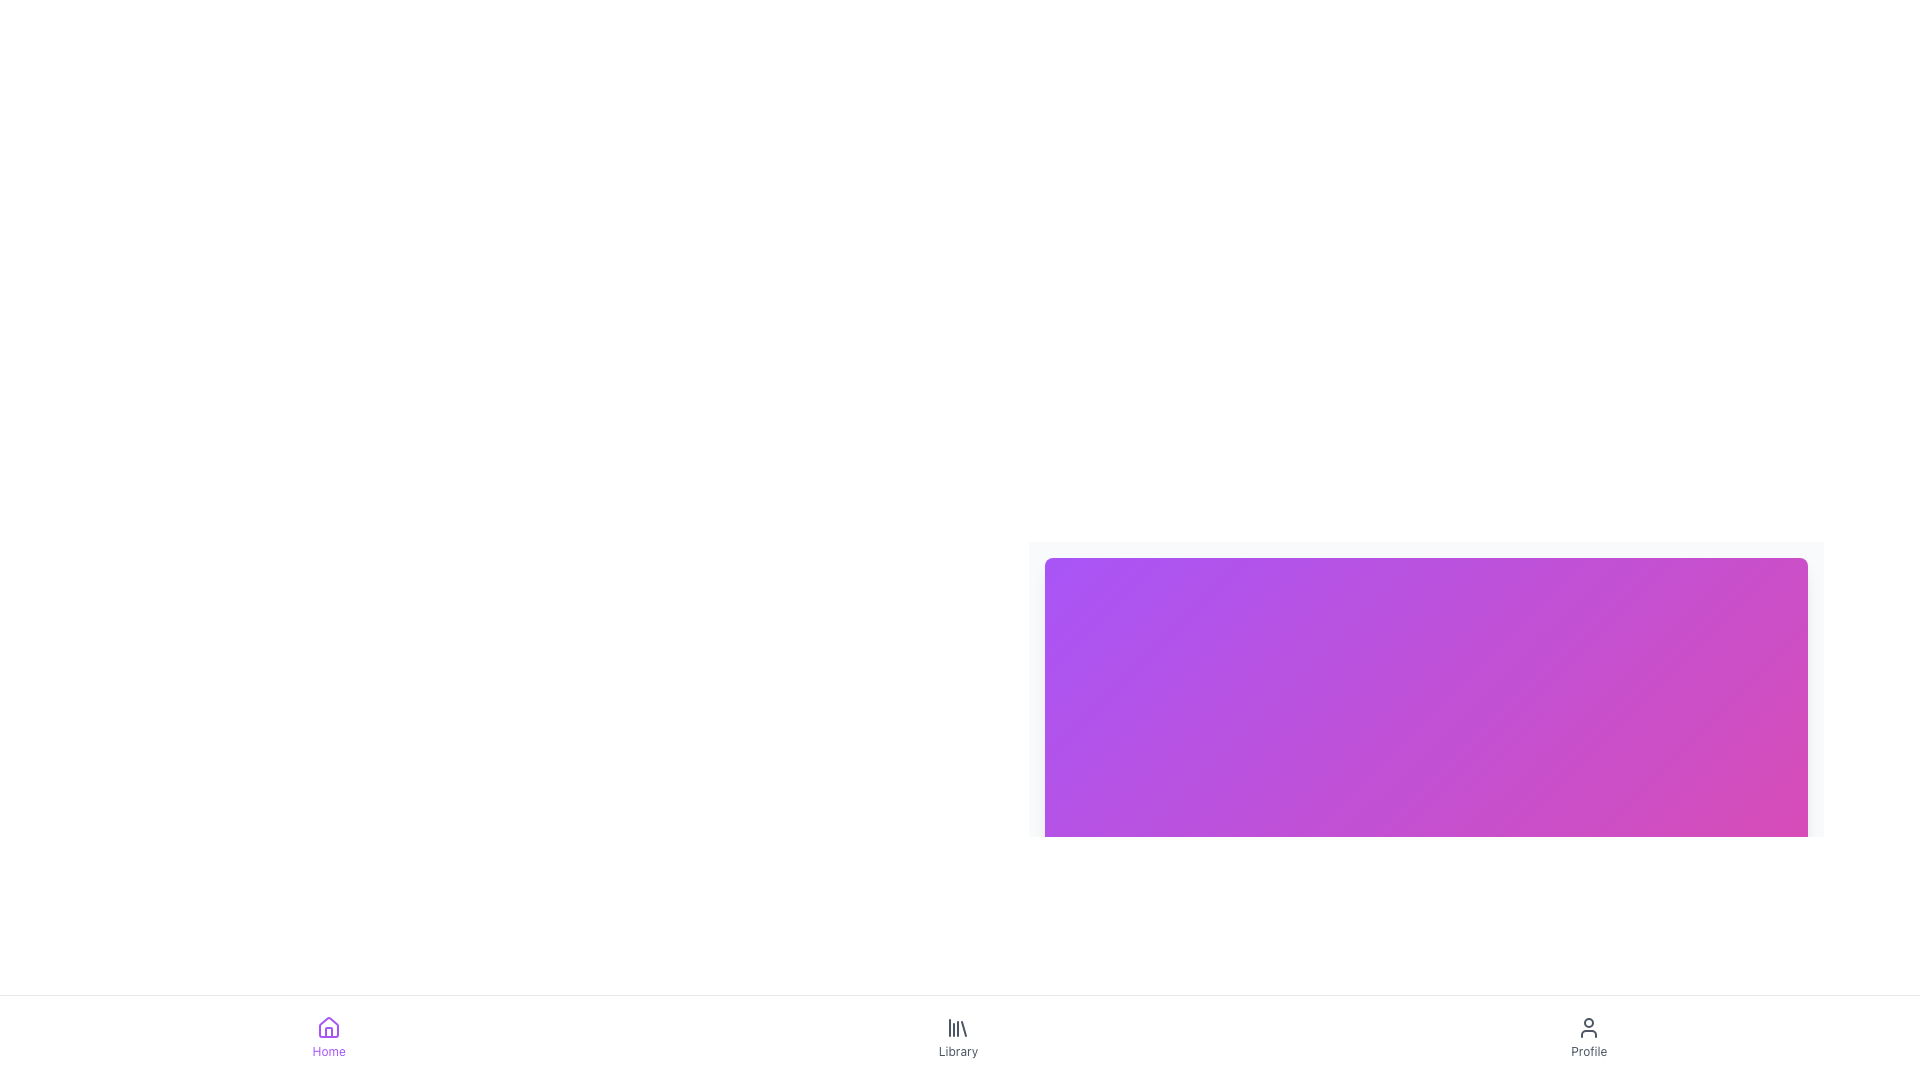 The width and height of the screenshot is (1920, 1080). Describe the element at coordinates (957, 1028) in the screenshot. I see `the navigational icon located in the central section of the bottom navigation bar` at that location.